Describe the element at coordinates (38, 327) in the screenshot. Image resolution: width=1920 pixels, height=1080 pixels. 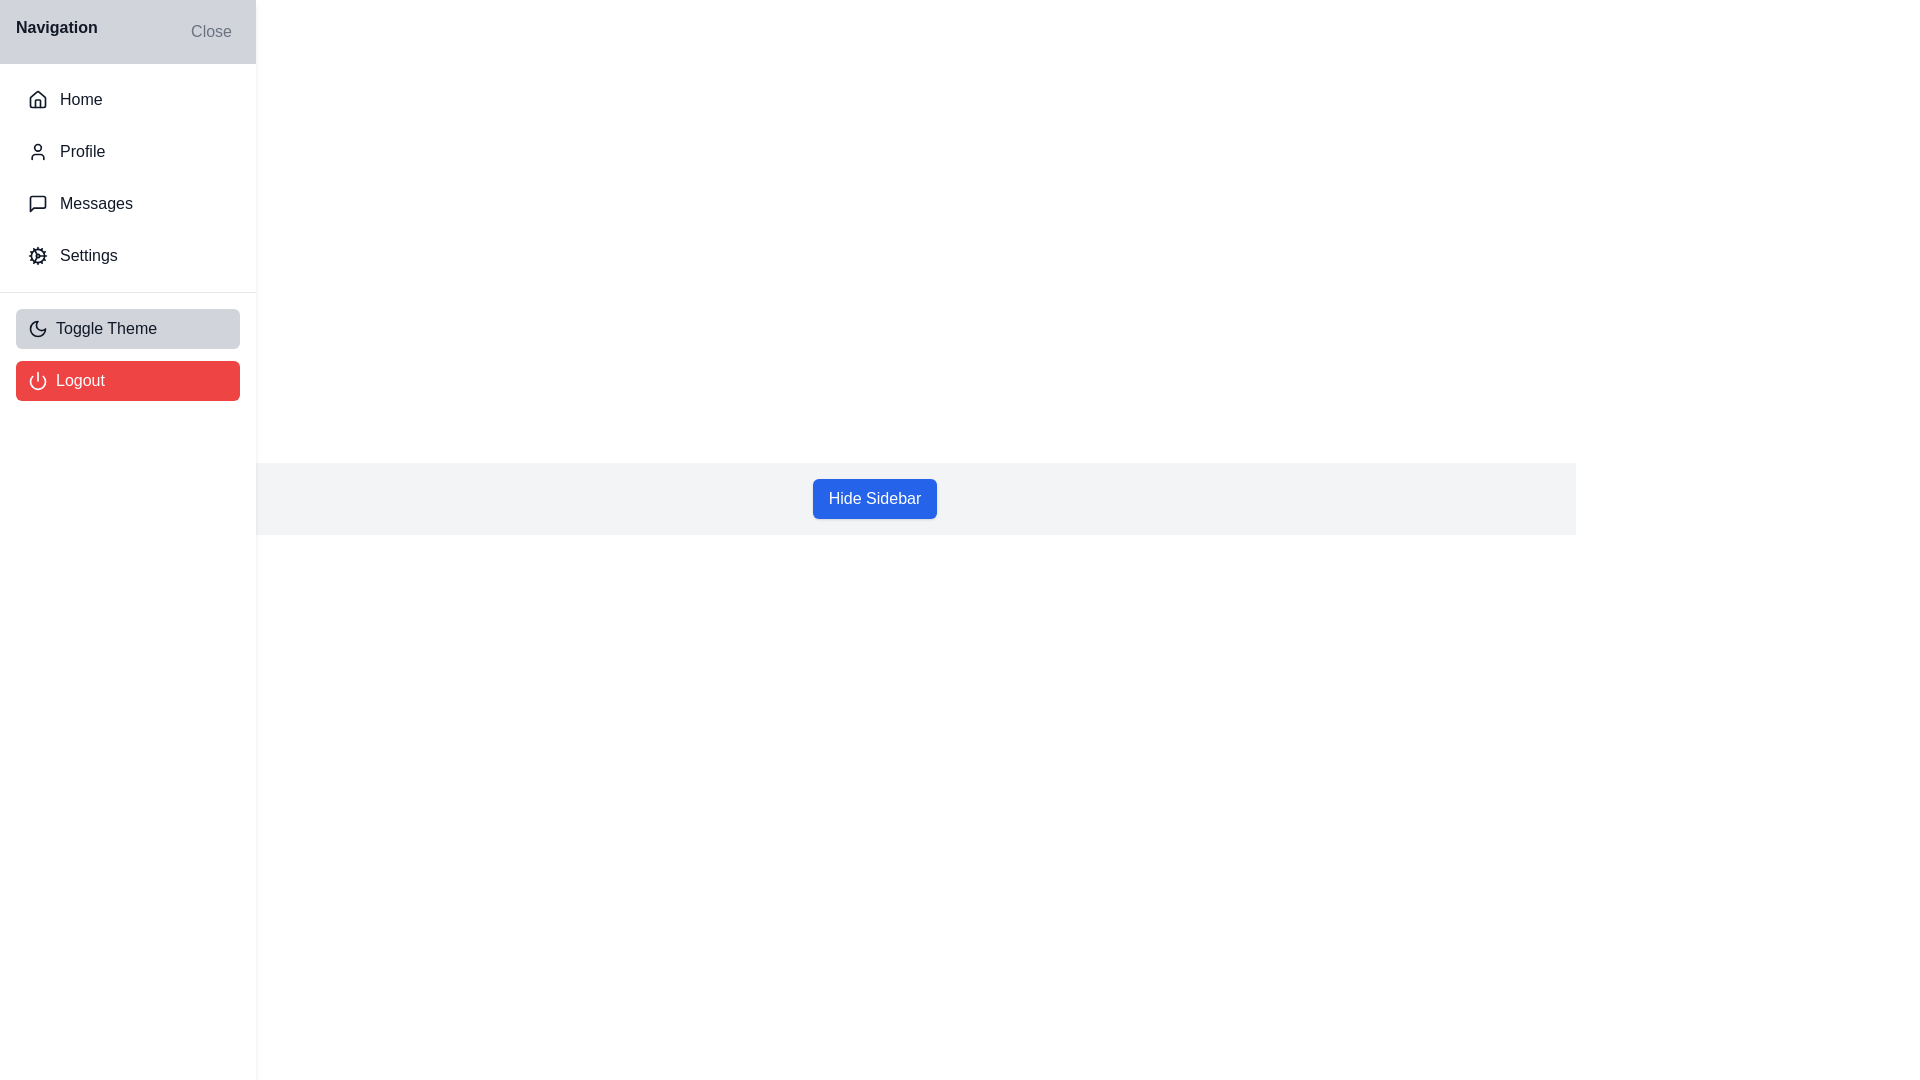
I see `the theme toggle icon located in the sidebar menu near the bottom-left of the interface` at that location.